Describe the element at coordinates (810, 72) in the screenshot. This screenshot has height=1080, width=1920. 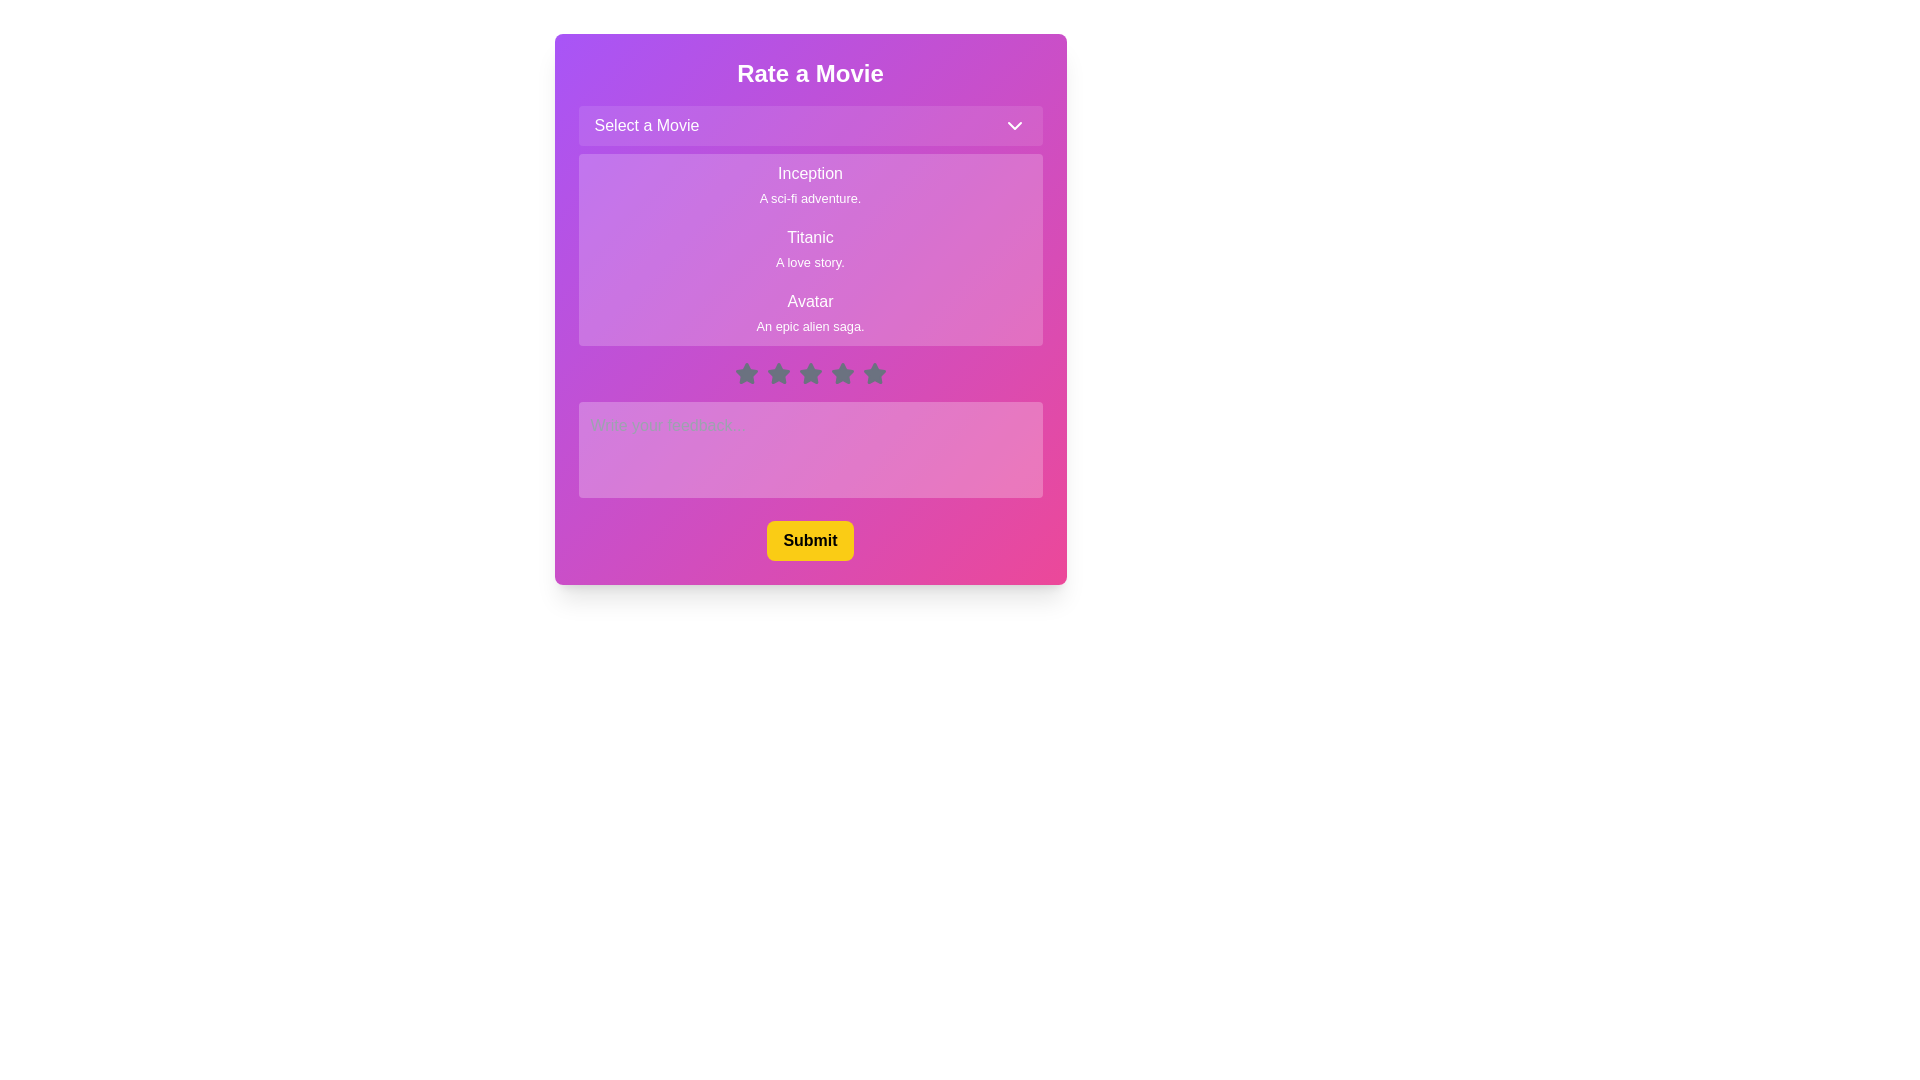
I see `the header text that says 'Rate a Movie', which is styled in a larger, bold font and centrally aligned at the top of the dialog box, above the dropdown labeled 'Select a Movie'` at that location.